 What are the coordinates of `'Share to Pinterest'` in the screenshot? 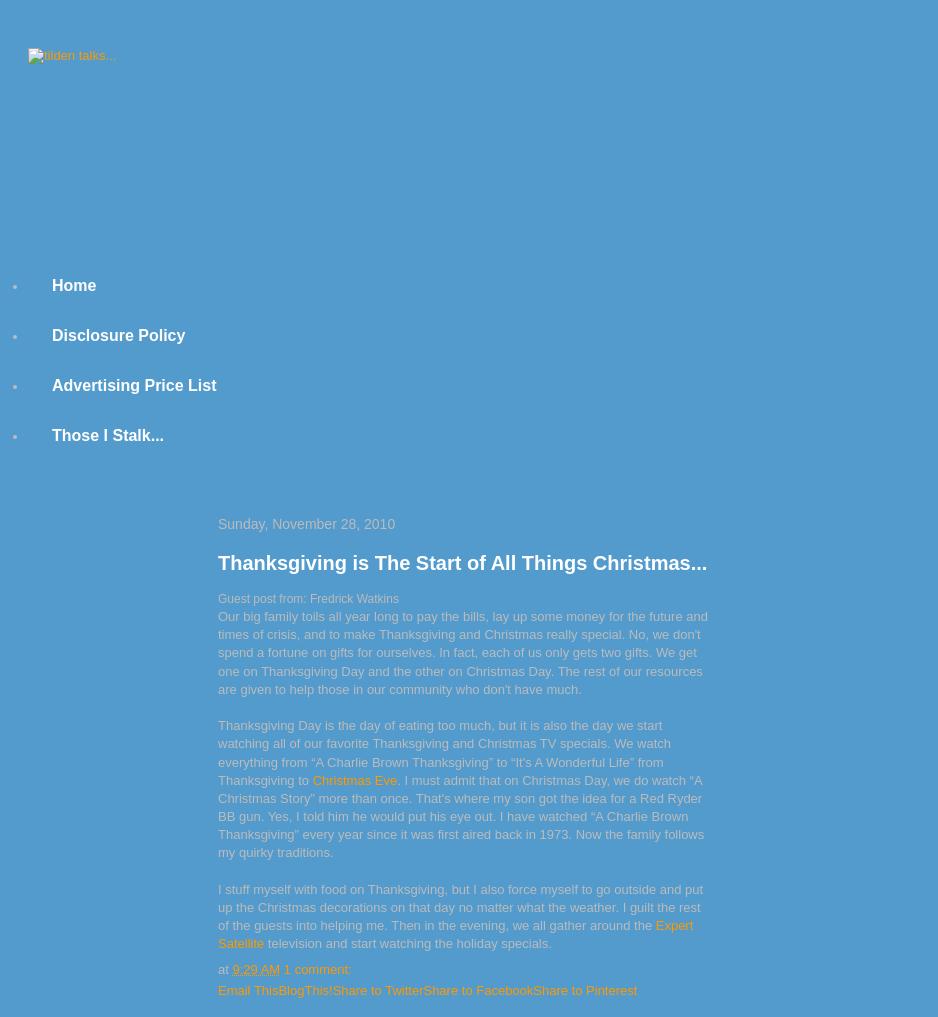 It's located at (584, 989).